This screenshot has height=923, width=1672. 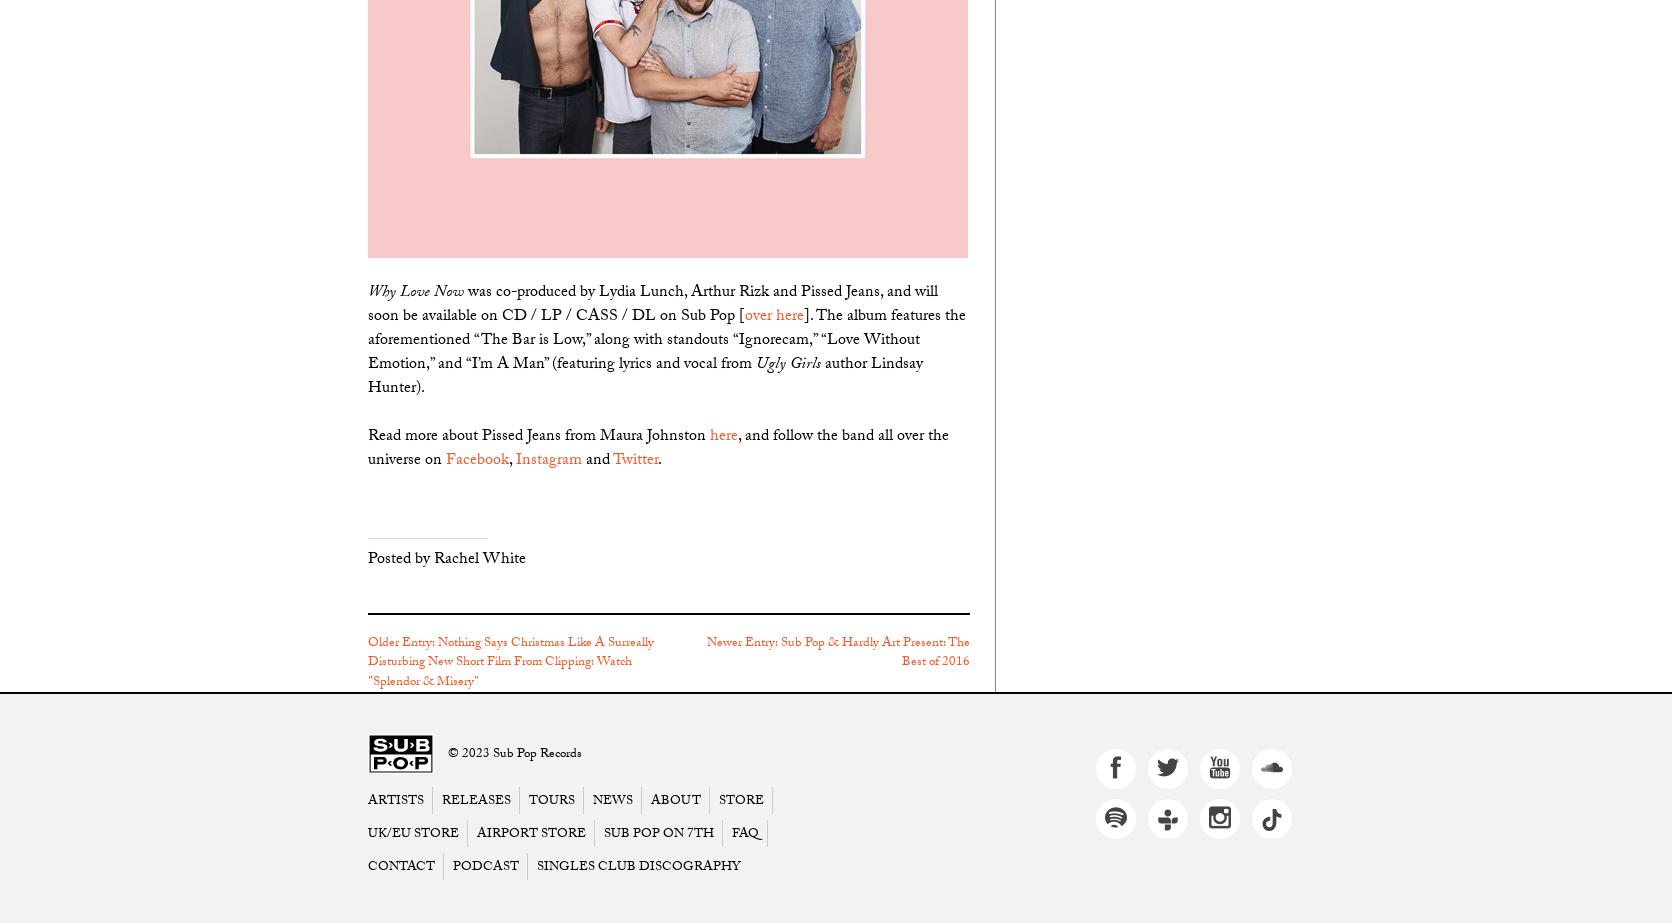 I want to click on ']. The album features the aforementioned “The Bar is Low,” along with standouts “Ignorecam,” “Love Without Emotion,” and “I’m A Man” (featuring lyrics and vocal from', so click(x=666, y=340).